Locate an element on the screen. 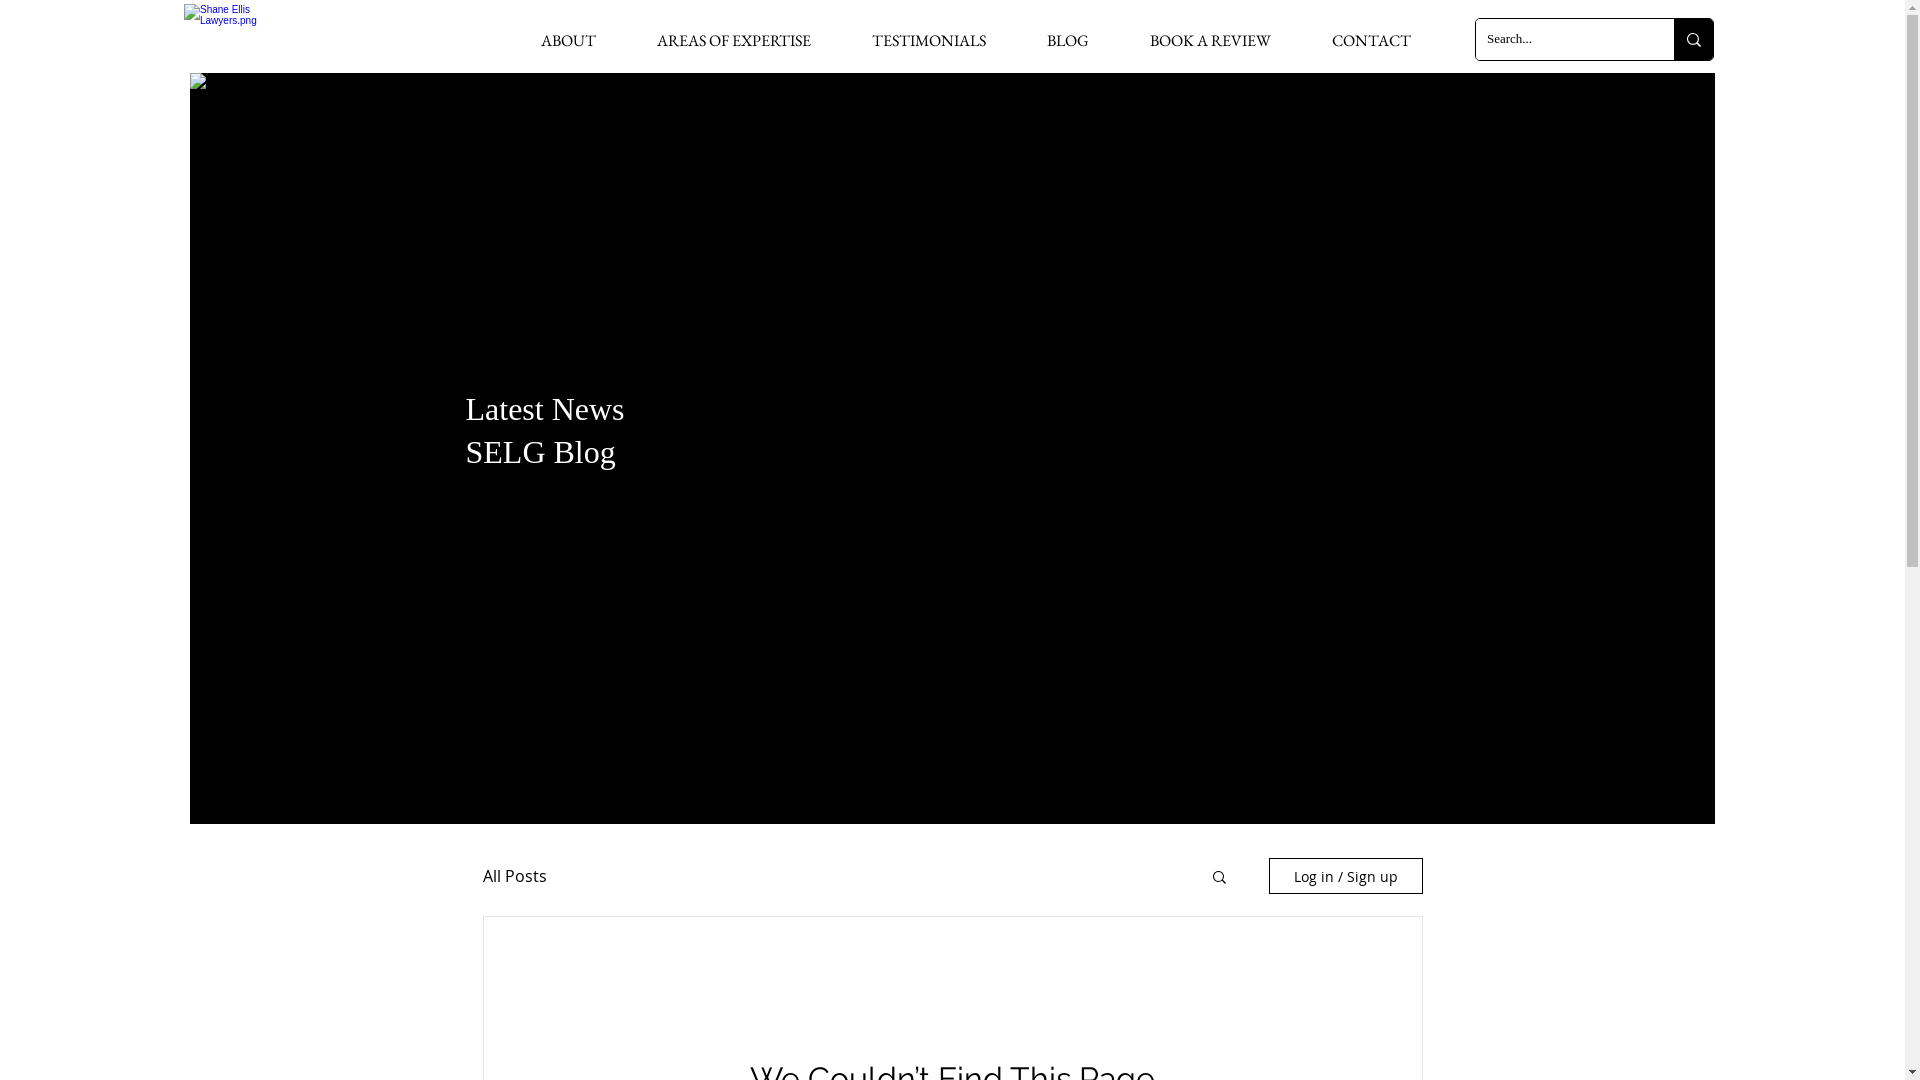 This screenshot has height=1080, width=1920. 'CONTACT' is located at coordinates (1370, 40).